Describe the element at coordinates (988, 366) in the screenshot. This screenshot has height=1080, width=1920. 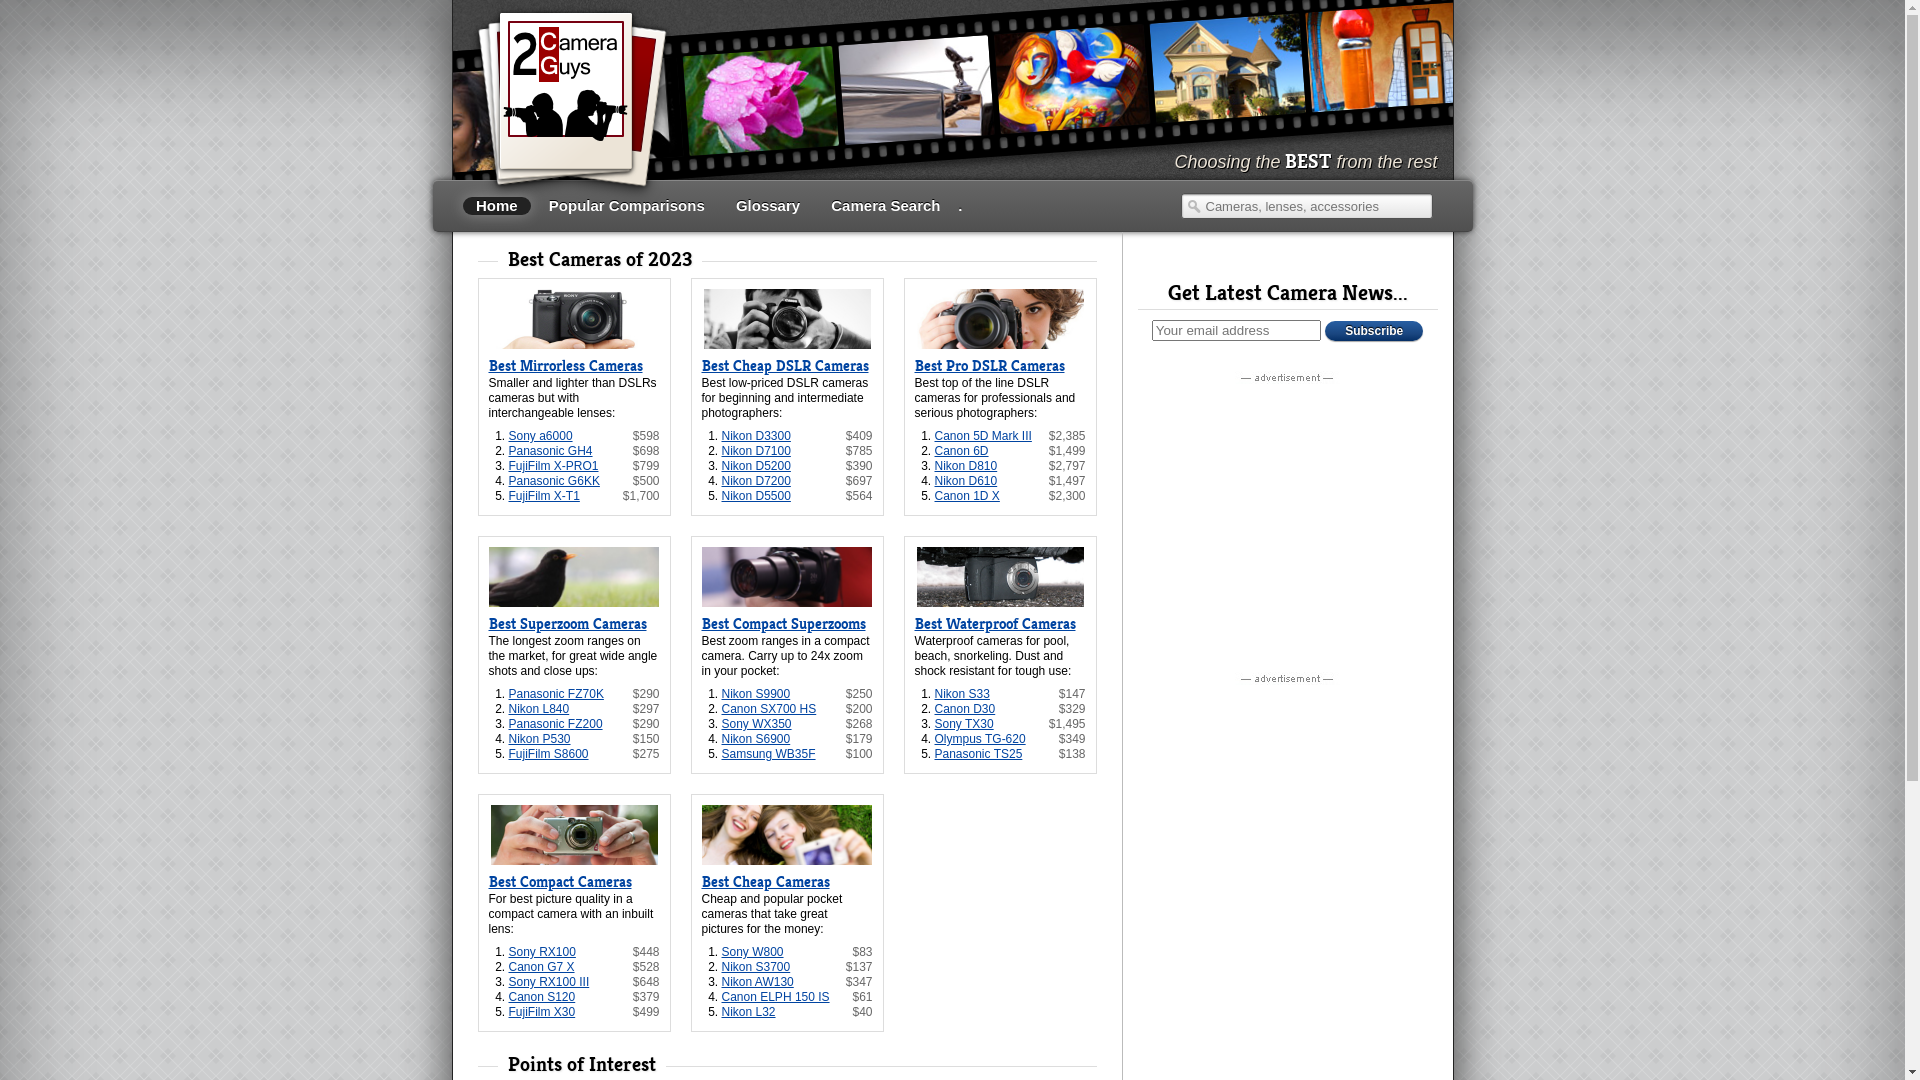
I see `'Best Pro DSLR Cameras'` at that location.